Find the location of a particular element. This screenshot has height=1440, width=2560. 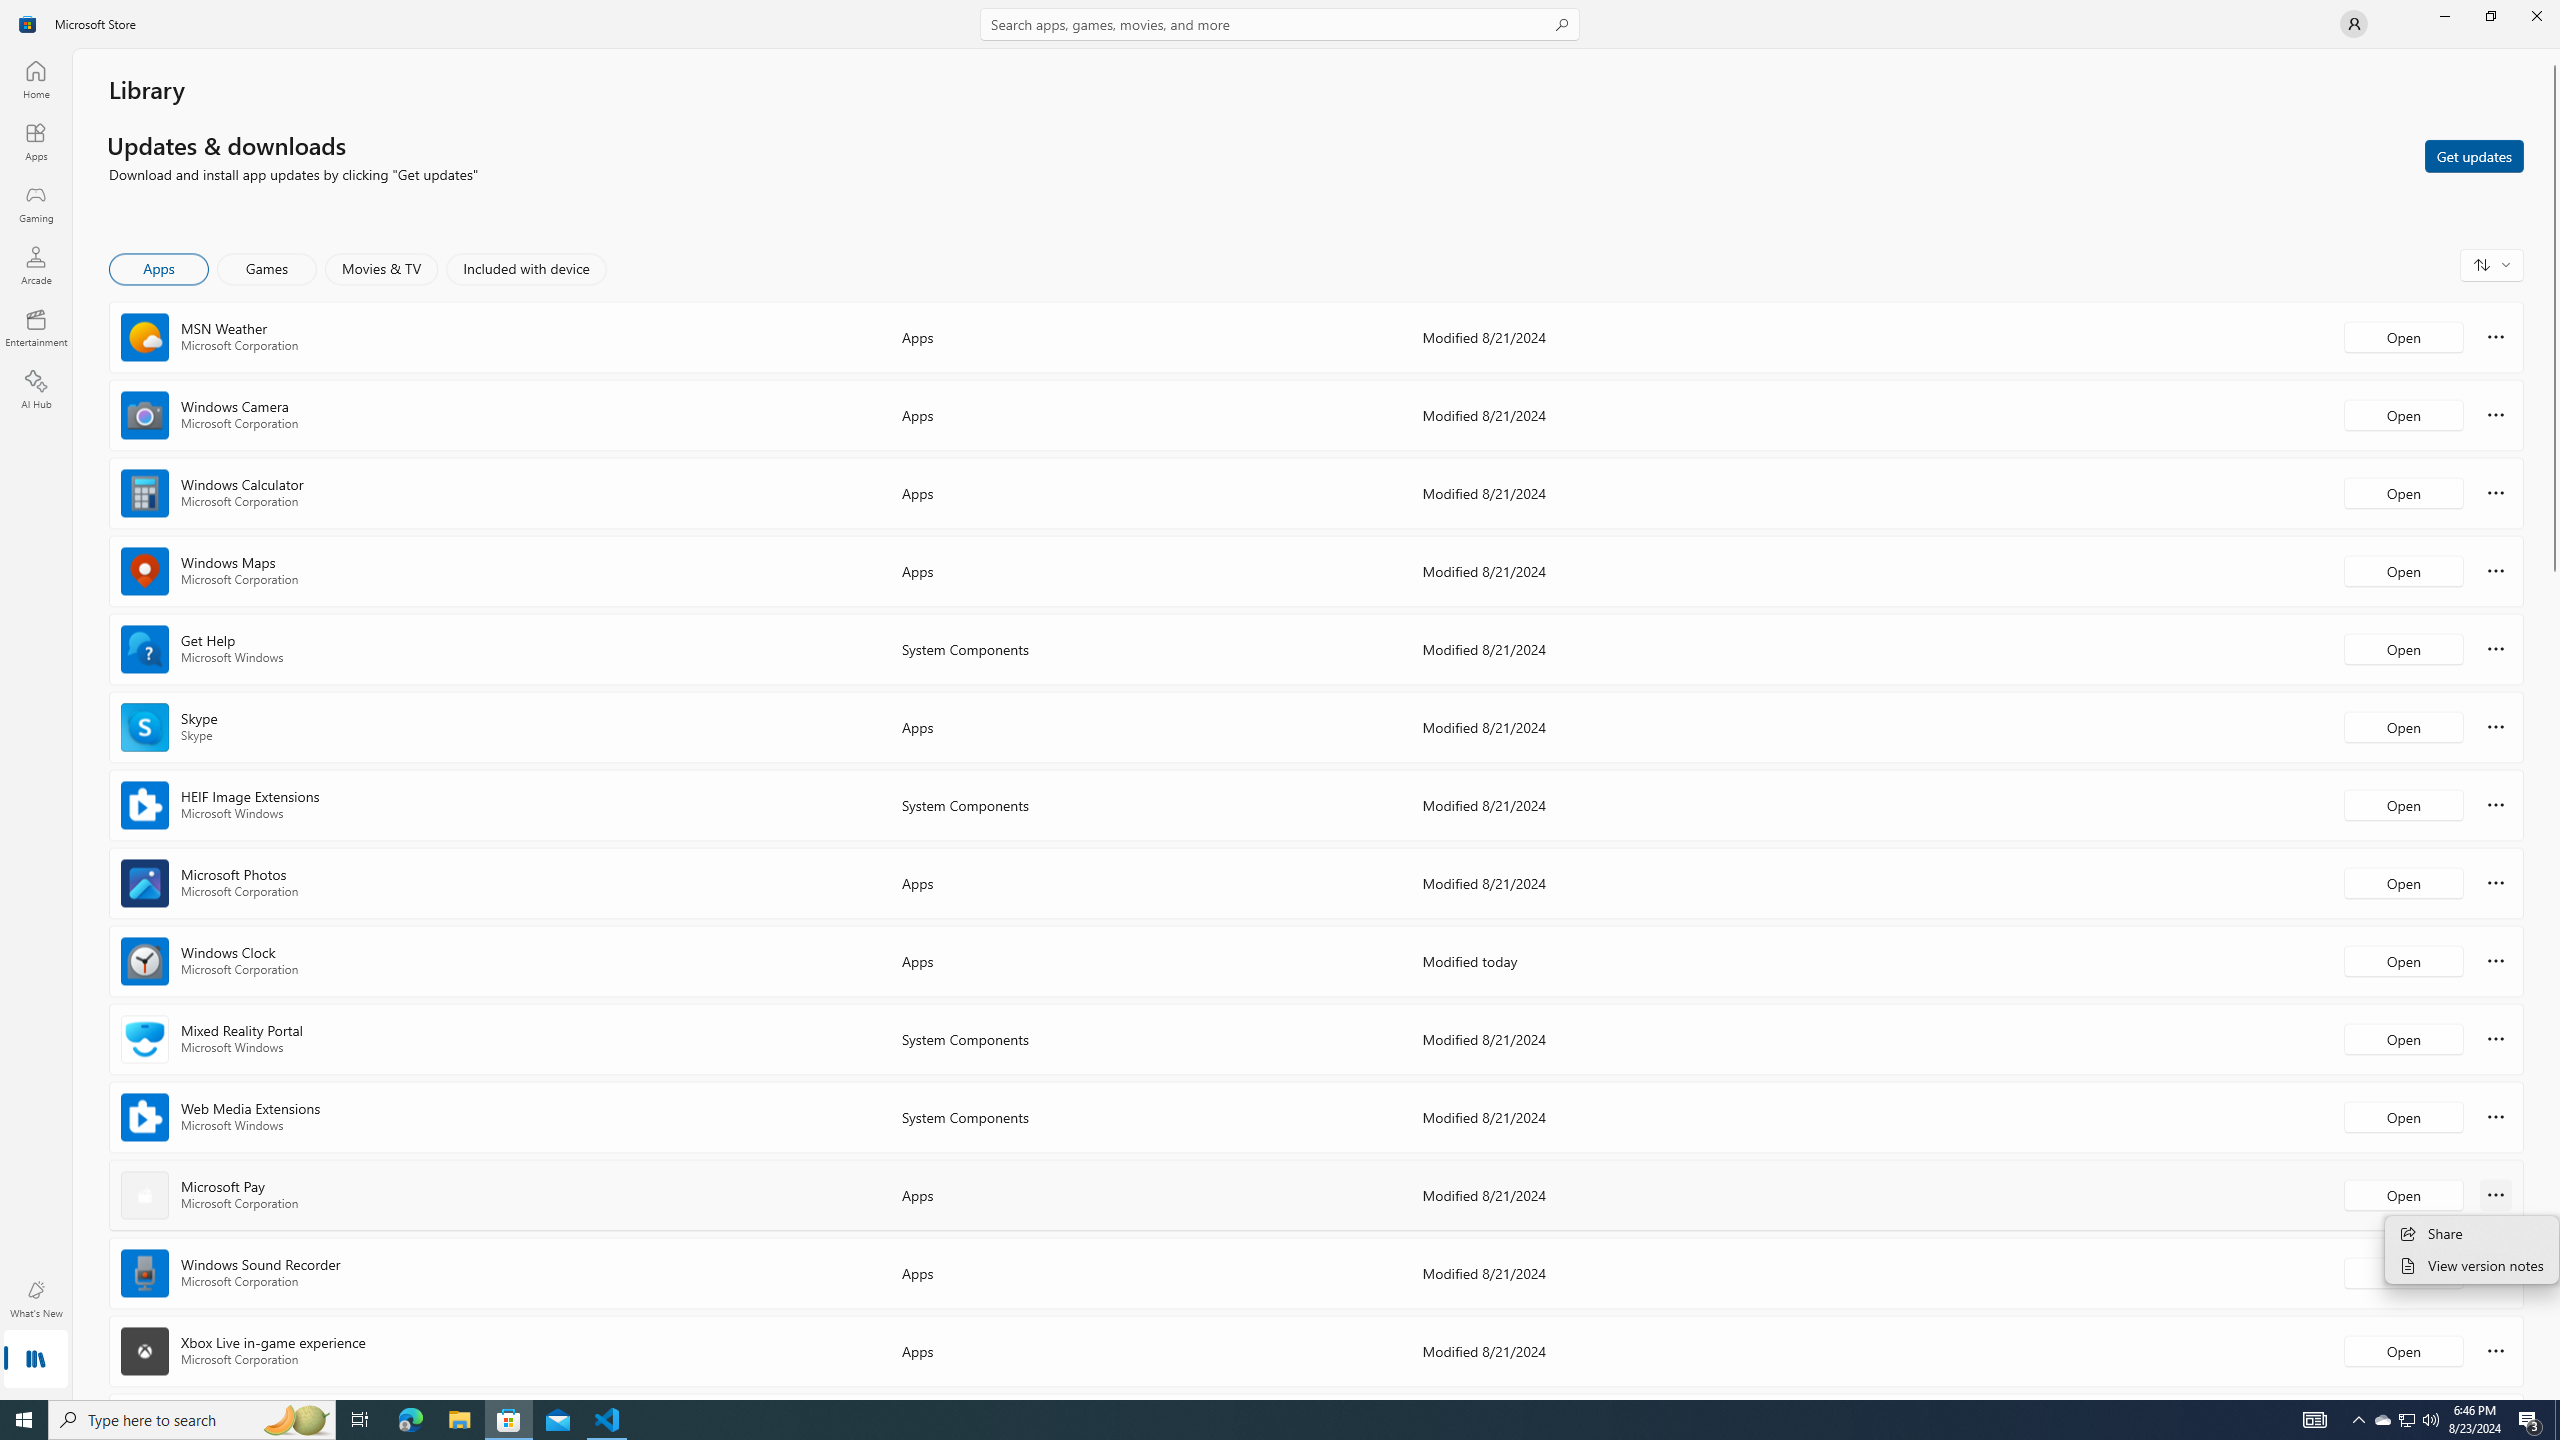

'Movies & TV' is located at coordinates (380, 268).